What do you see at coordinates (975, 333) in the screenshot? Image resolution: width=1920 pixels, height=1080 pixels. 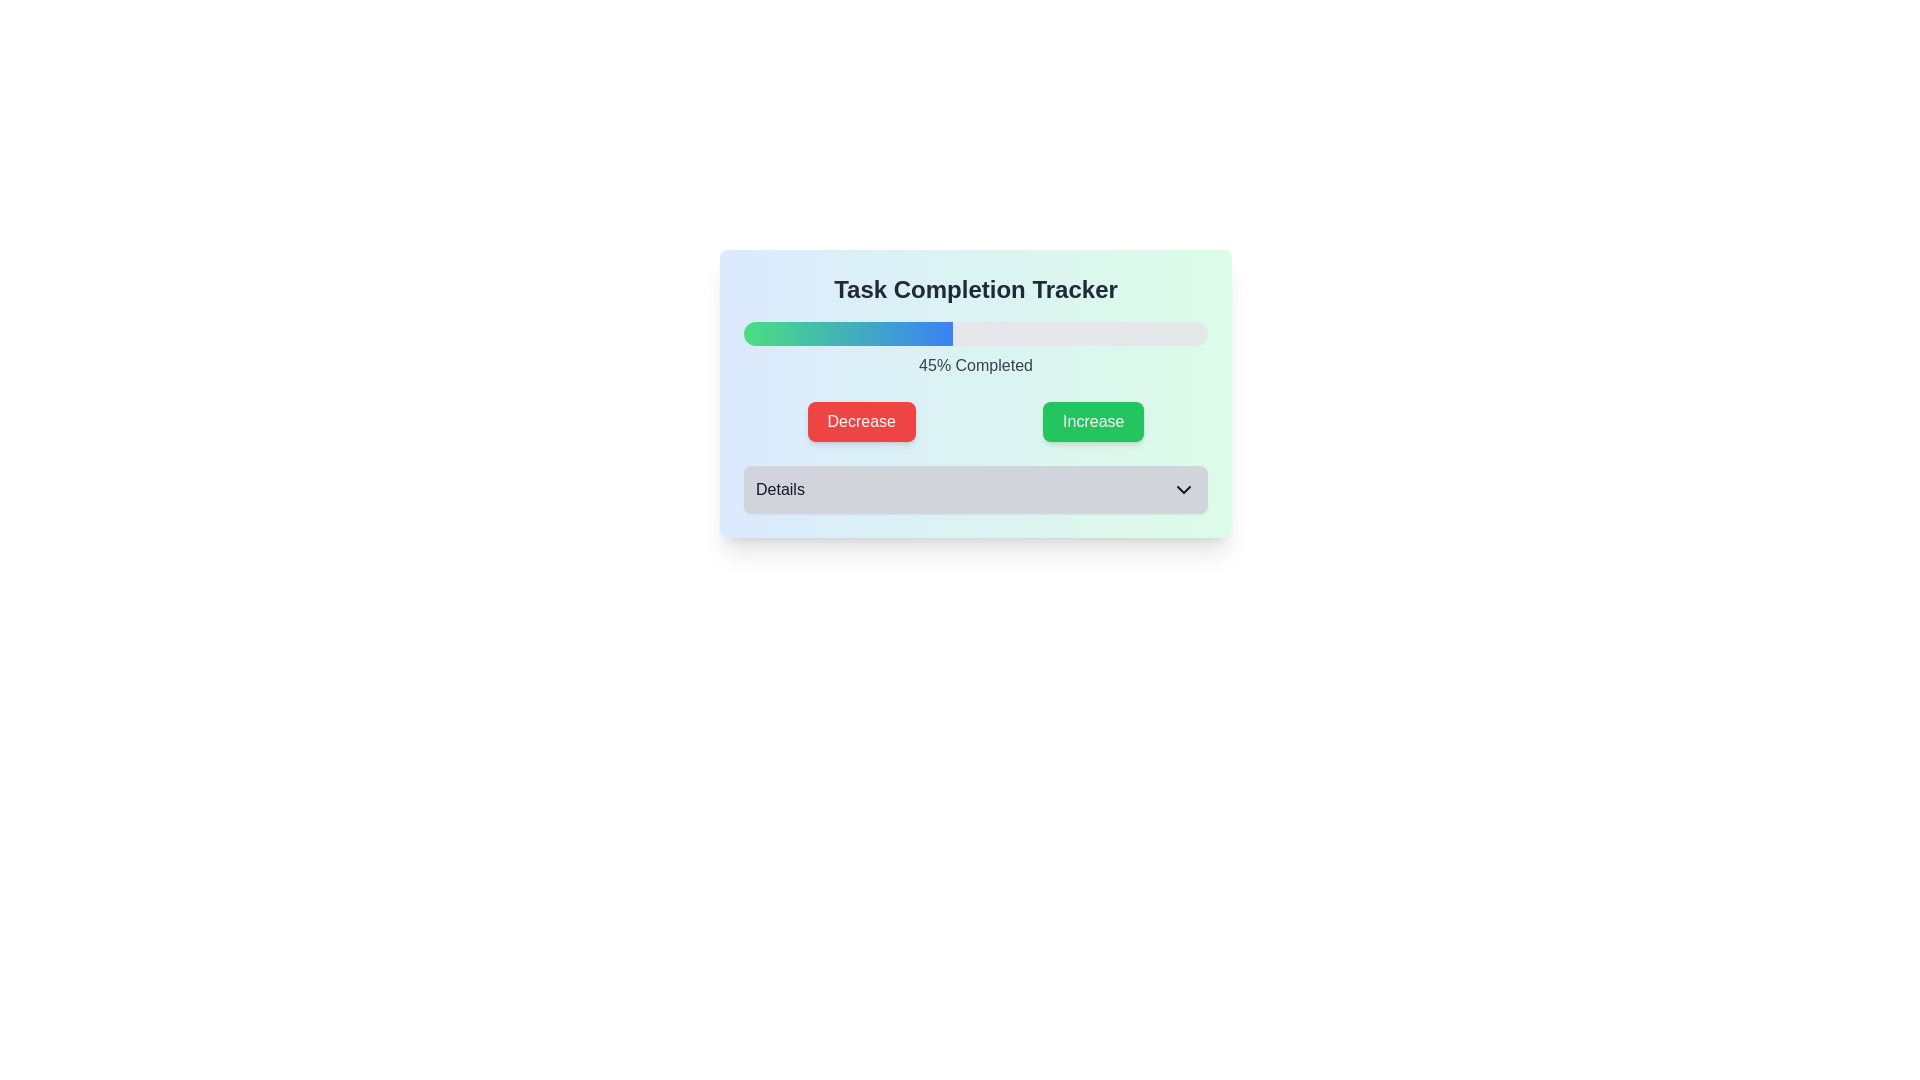 I see `the horizontal progress bar in the 'Task Completion Tracker' card, which has a gradient fill from green to blue and indicates 45% completion` at bounding box center [975, 333].